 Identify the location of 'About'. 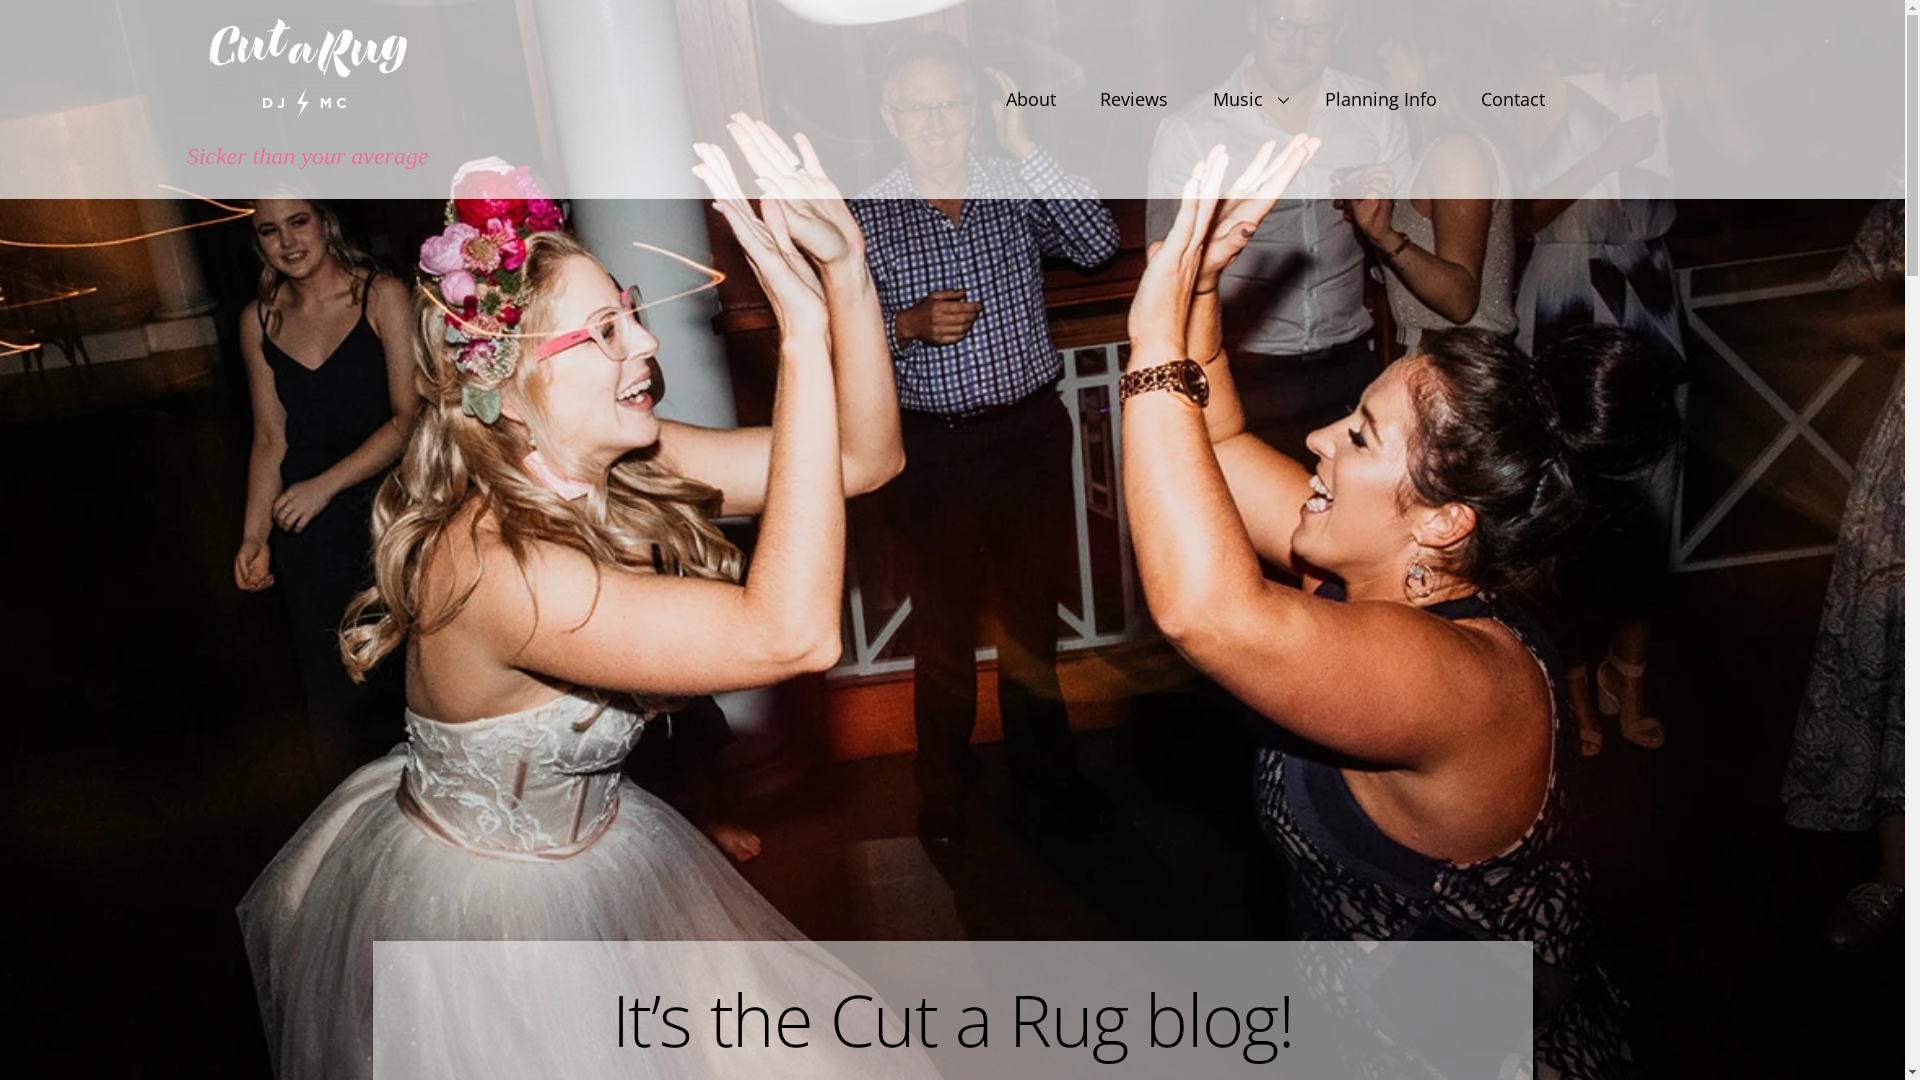
(1030, 100).